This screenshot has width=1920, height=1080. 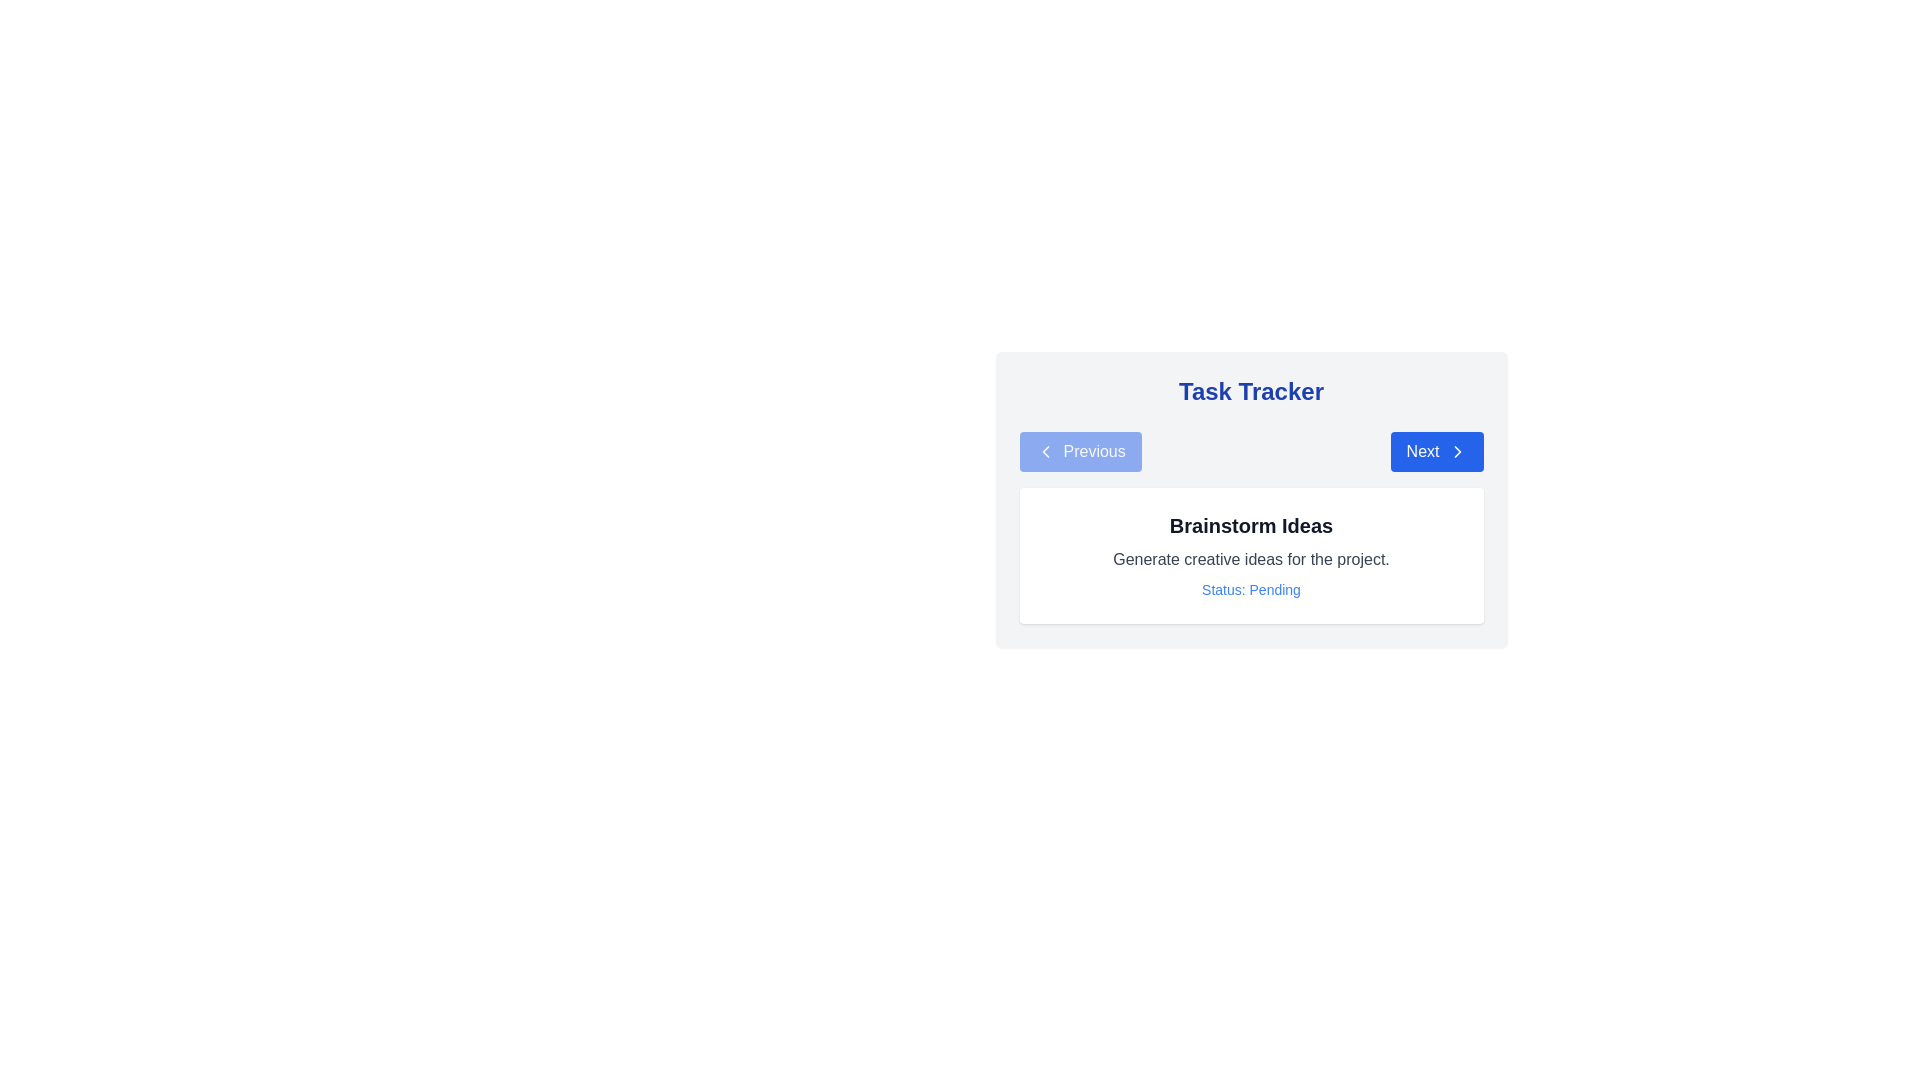 I want to click on the arrow icon located within the 'Previous' button, which indicates backward navigation and is positioned to the left of the button's label, so click(x=1044, y=451).